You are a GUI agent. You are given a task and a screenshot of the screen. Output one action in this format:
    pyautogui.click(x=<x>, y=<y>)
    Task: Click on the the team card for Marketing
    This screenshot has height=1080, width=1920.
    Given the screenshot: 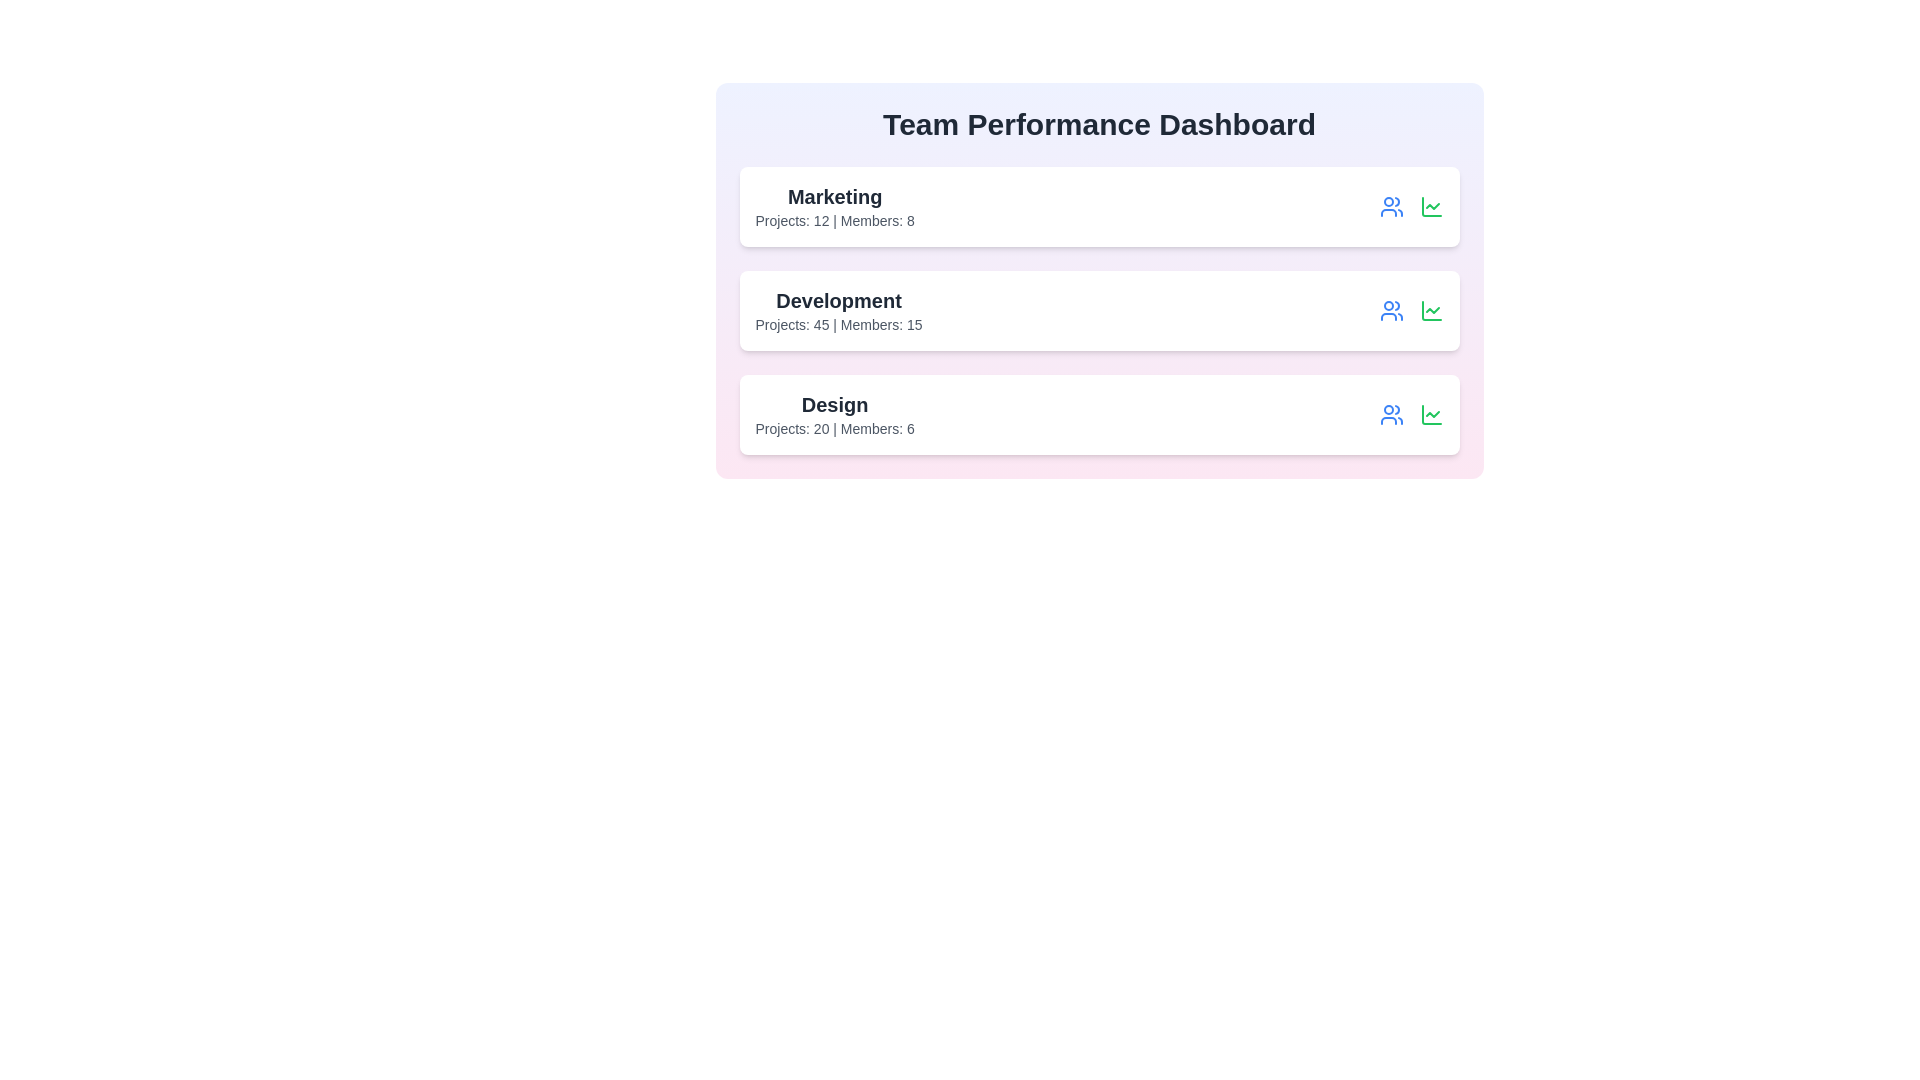 What is the action you would take?
    pyautogui.click(x=1098, y=207)
    